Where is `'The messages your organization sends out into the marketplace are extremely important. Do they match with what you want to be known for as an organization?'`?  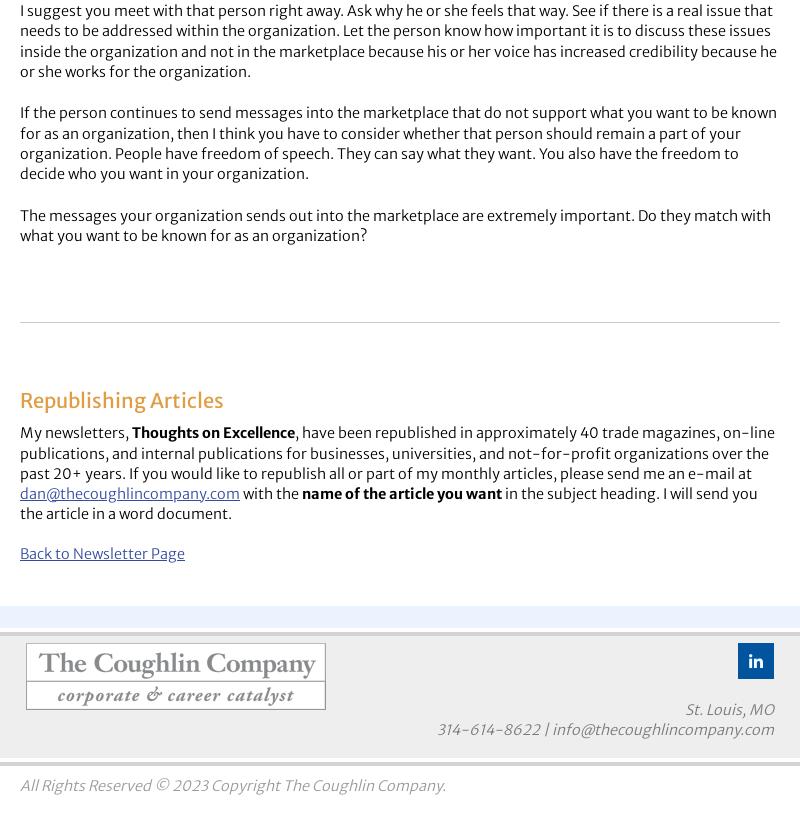
'The messages your organization sends out into the marketplace are extremely important. Do they match with what you want to be known for as an organization?' is located at coordinates (394, 224).